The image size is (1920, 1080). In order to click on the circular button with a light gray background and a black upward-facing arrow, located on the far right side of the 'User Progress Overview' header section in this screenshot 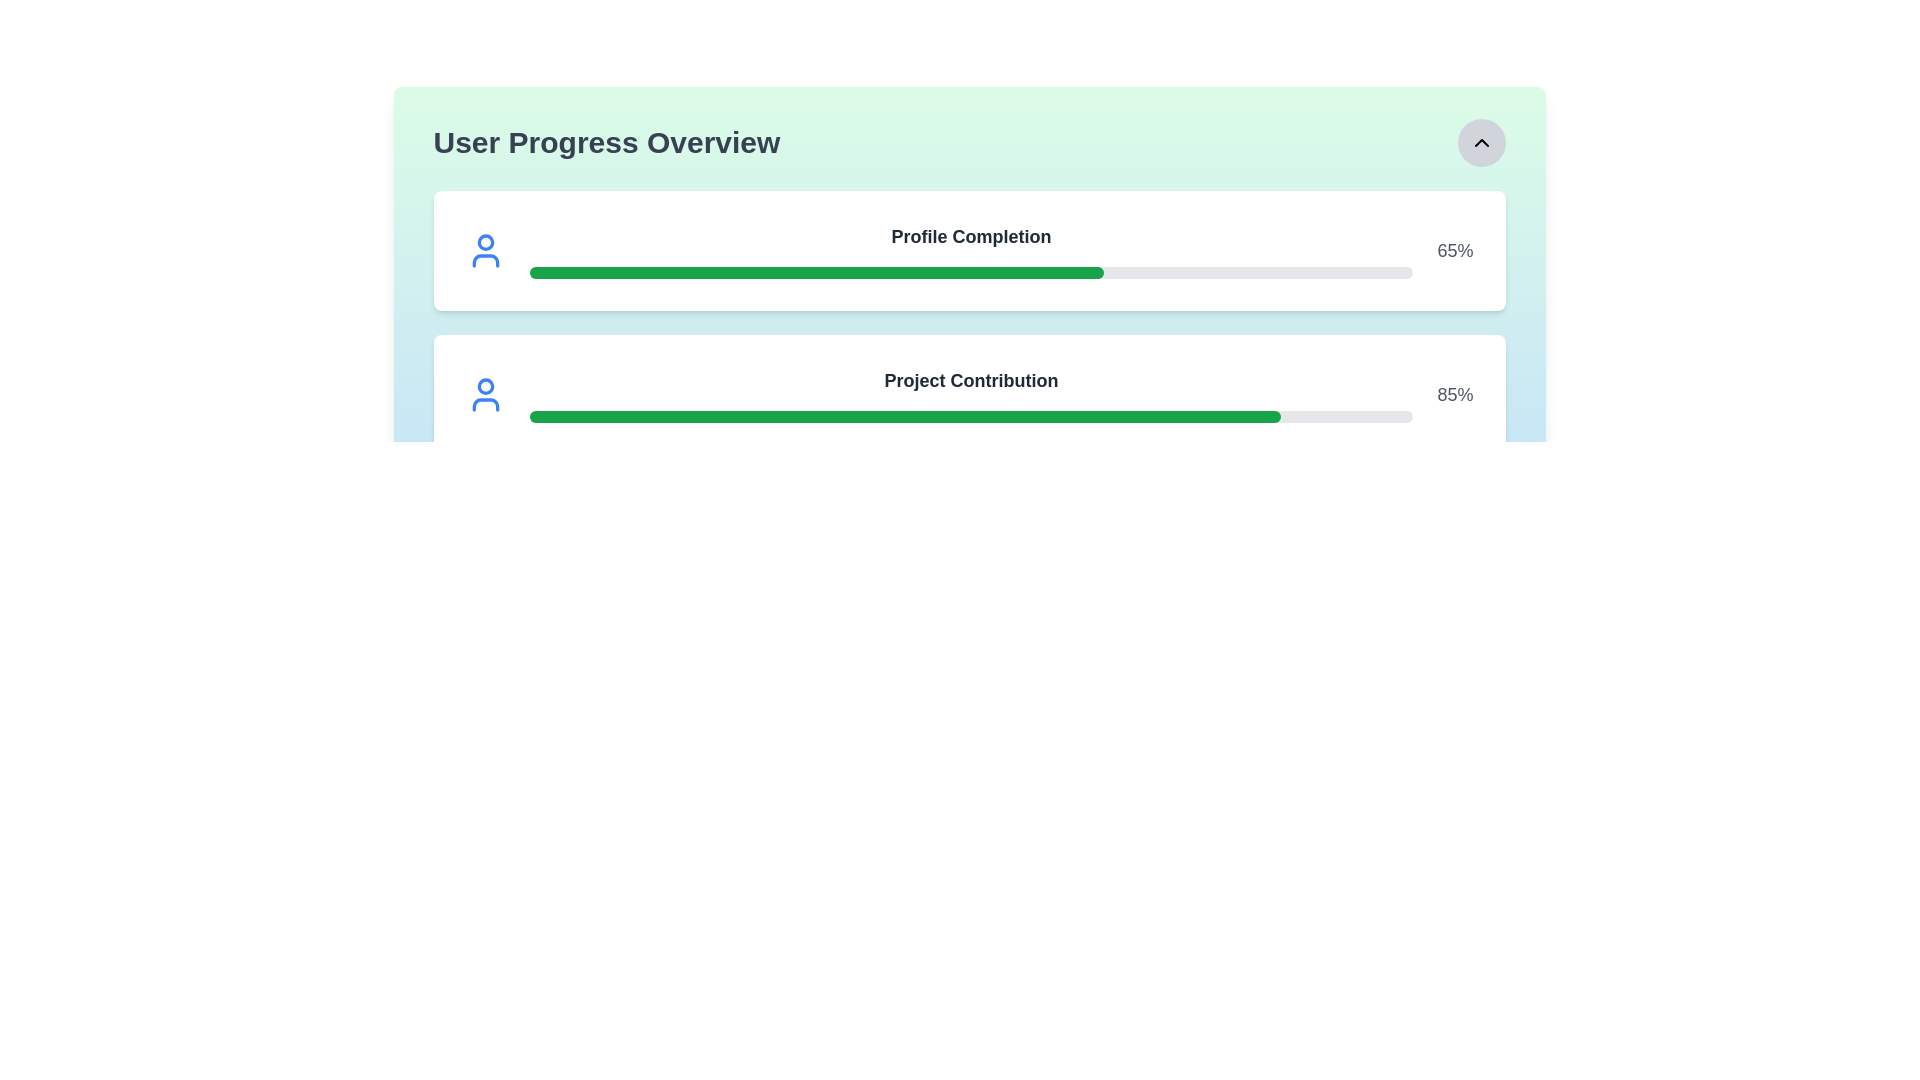, I will do `click(1481, 141)`.